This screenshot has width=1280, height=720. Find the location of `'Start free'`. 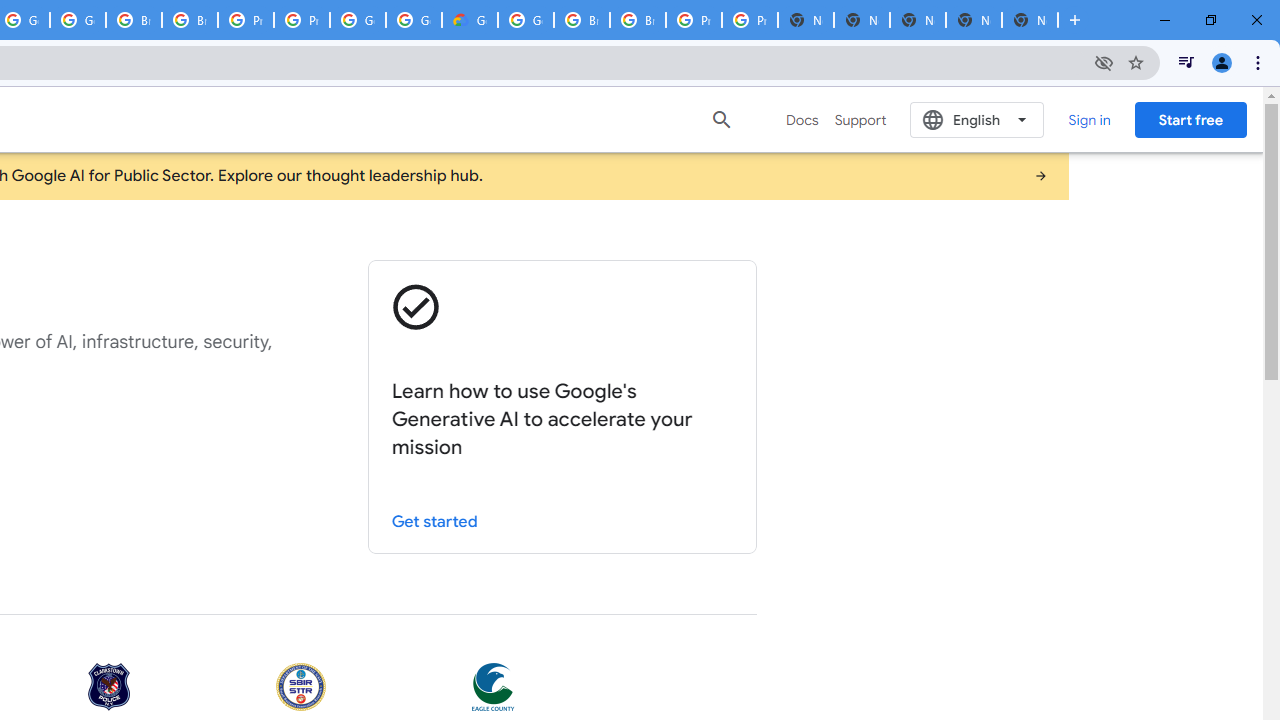

'Start free' is located at coordinates (1190, 119).